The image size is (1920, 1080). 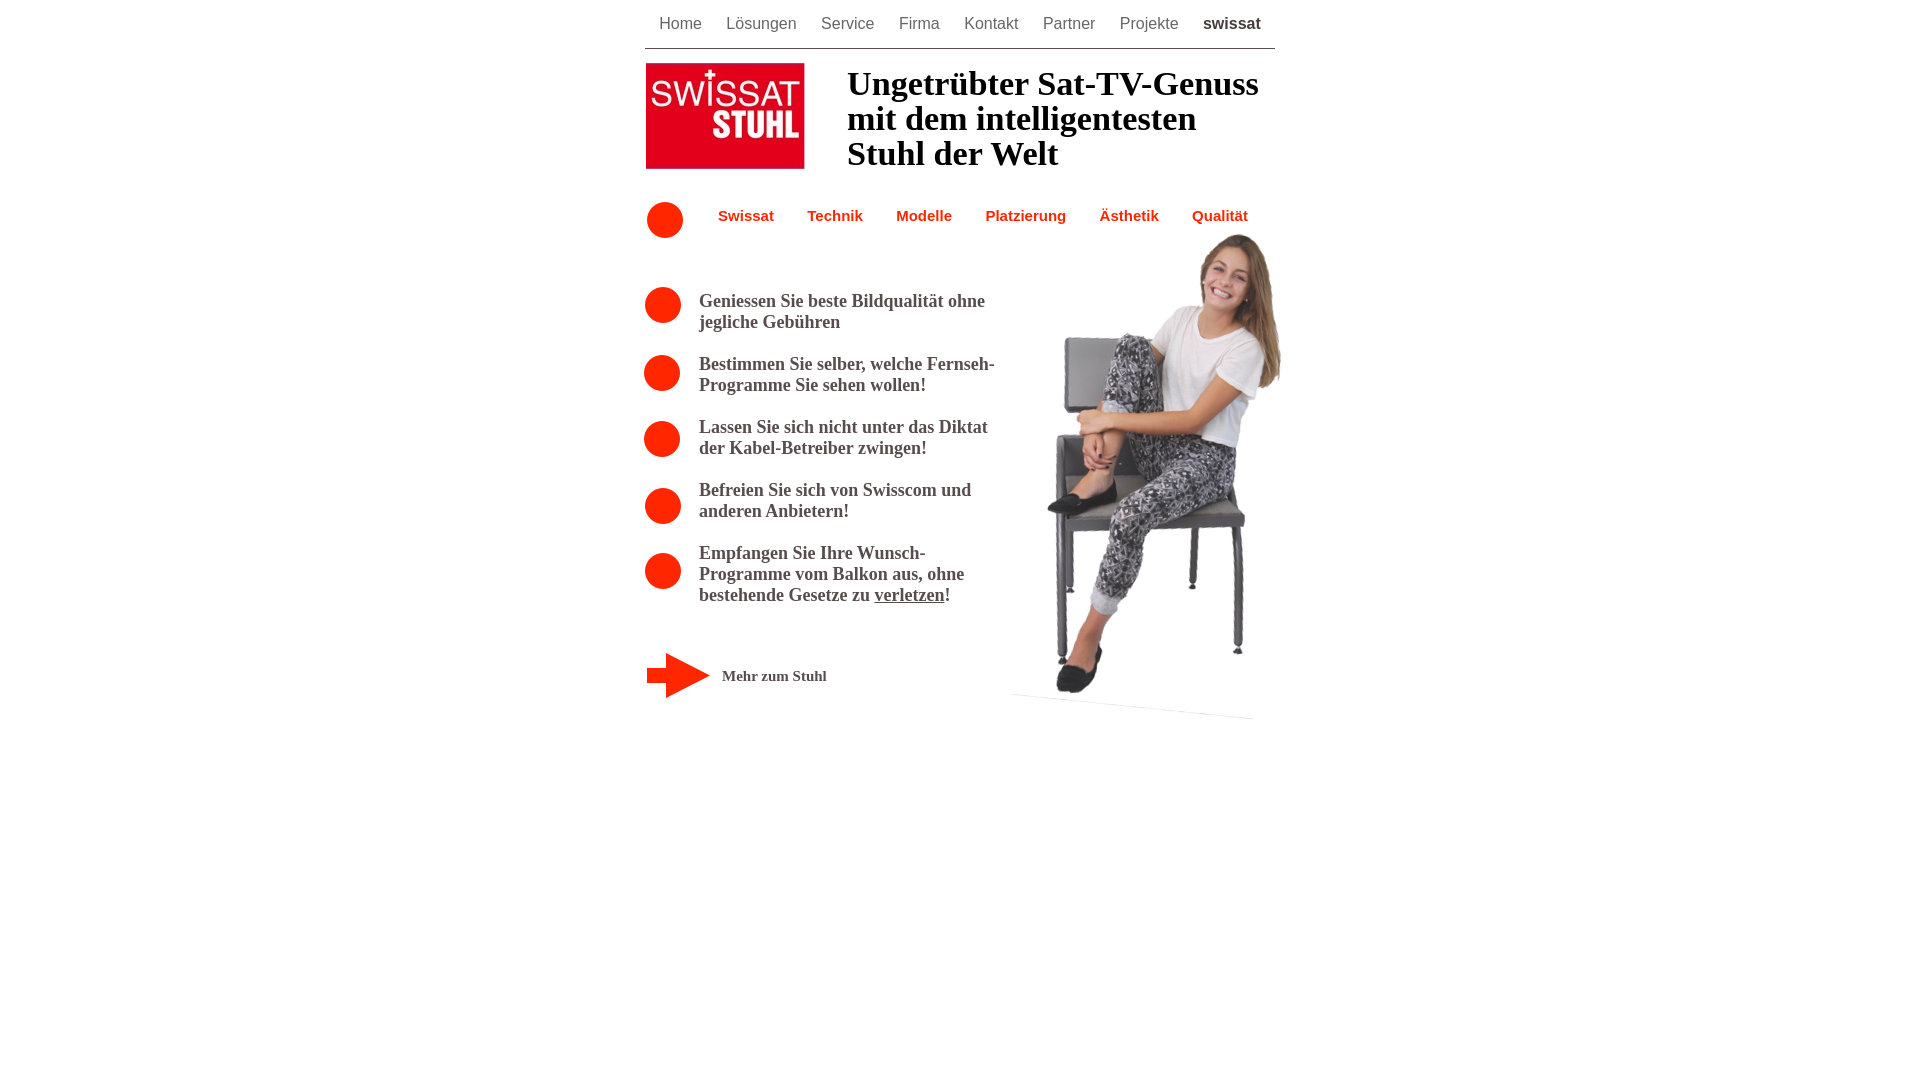 I want to click on 'Platzierung', so click(x=1025, y=215).